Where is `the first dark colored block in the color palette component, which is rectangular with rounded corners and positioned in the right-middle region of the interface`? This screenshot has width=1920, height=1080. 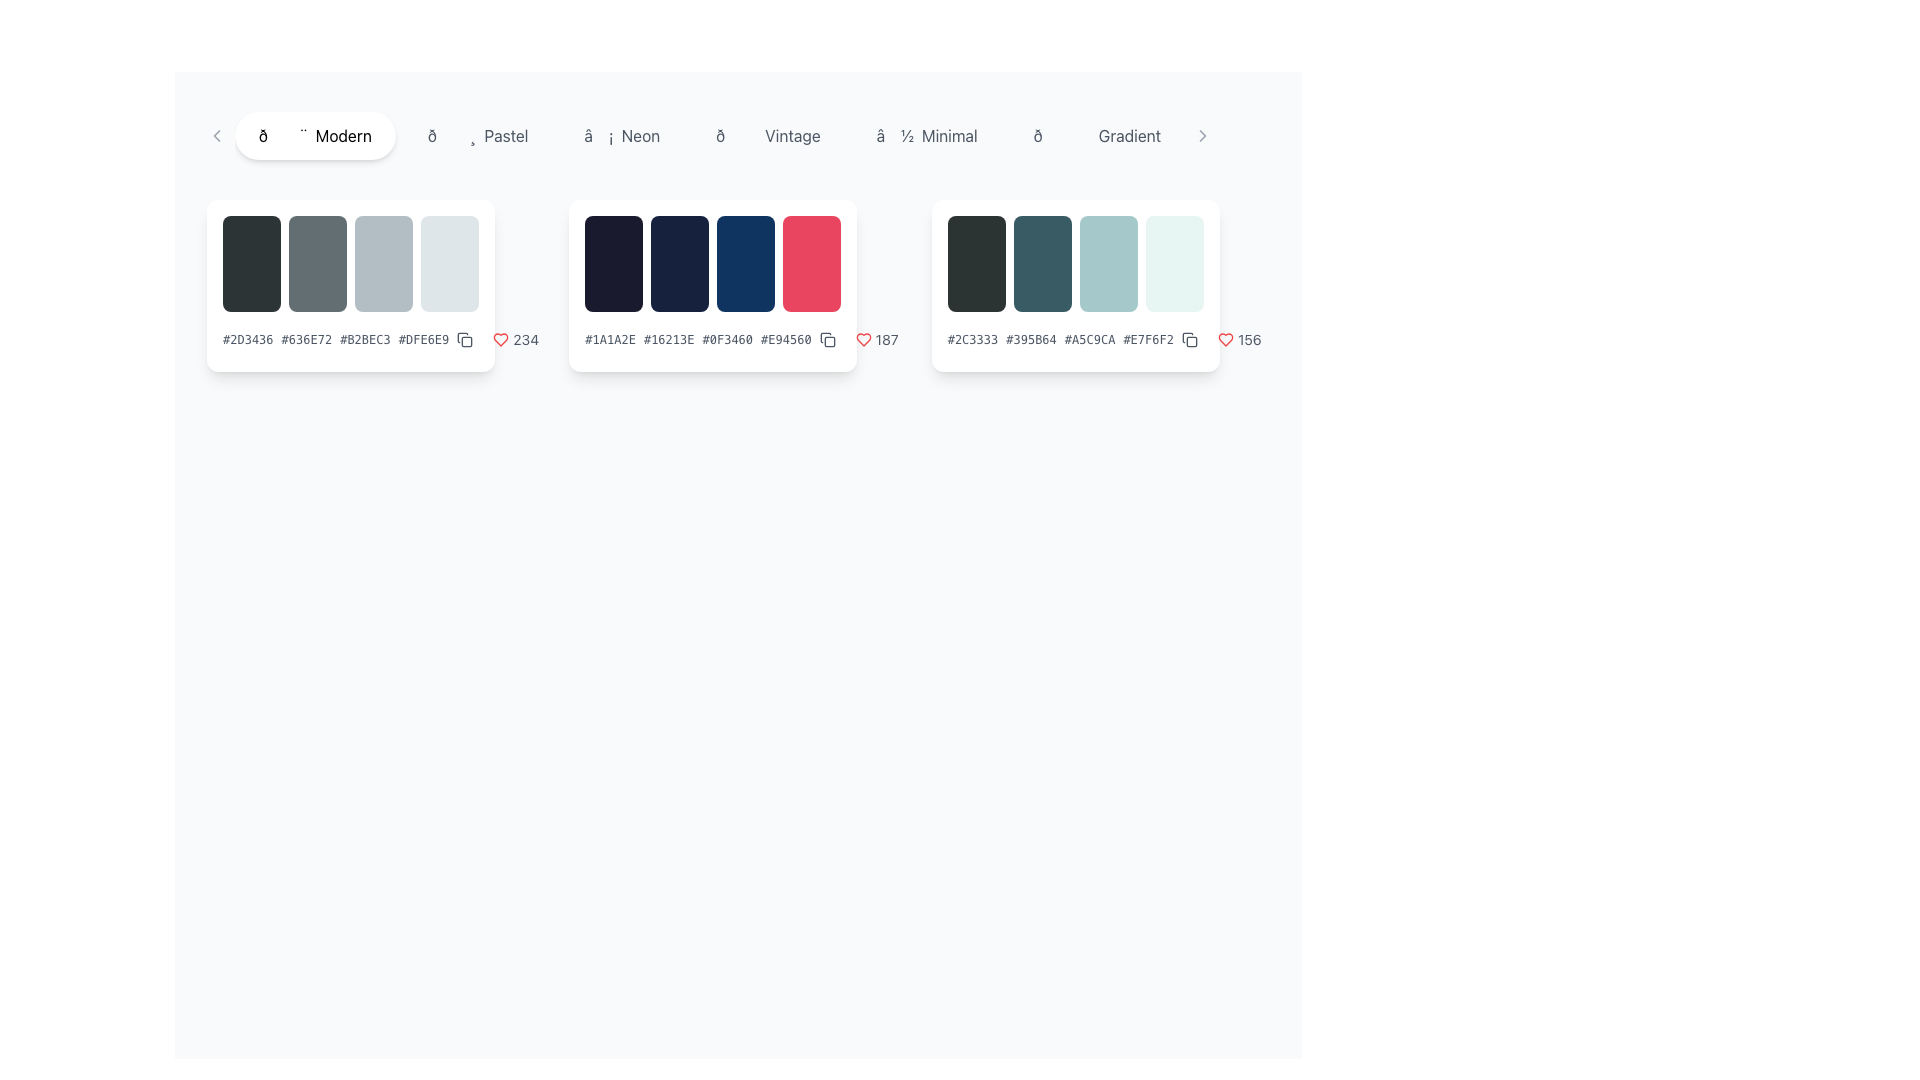 the first dark colored block in the color palette component, which is rectangular with rounded corners and positioned in the right-middle region of the interface is located at coordinates (976, 262).